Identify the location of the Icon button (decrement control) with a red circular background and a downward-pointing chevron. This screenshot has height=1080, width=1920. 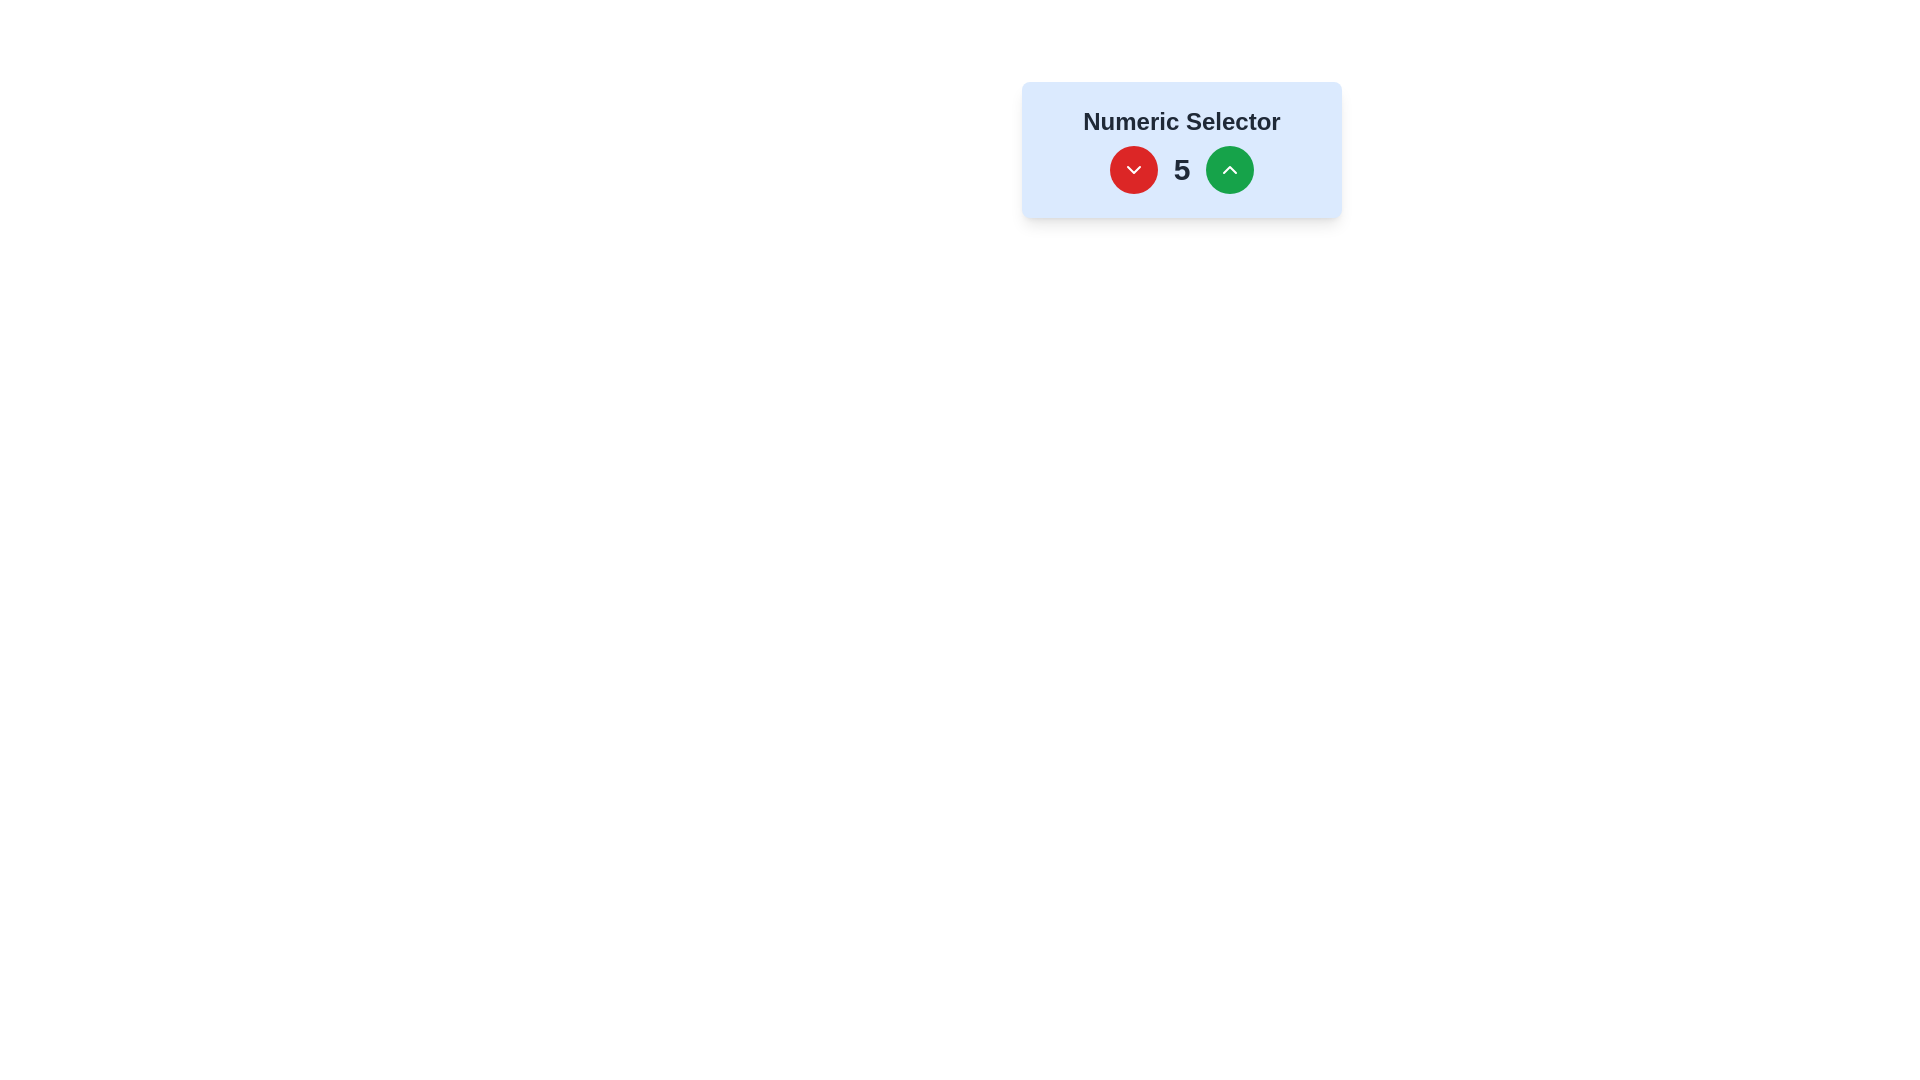
(1133, 168).